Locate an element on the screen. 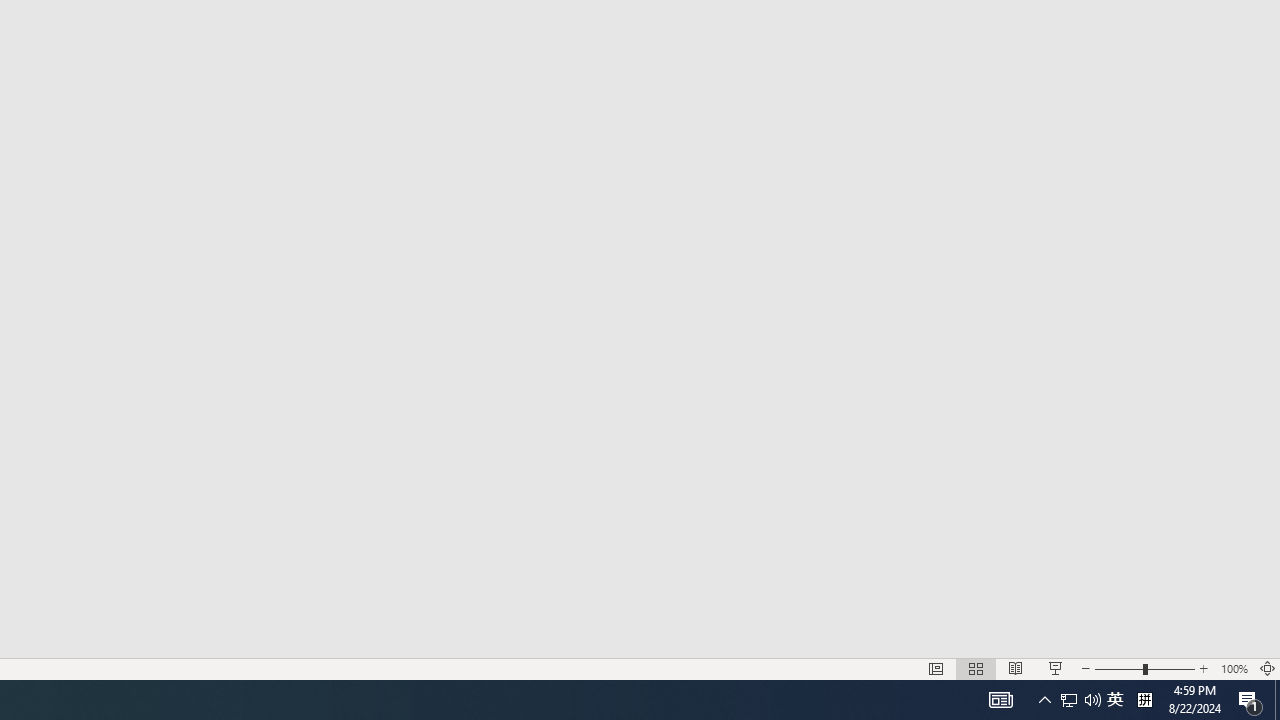  'Zoom 100%' is located at coordinates (1233, 669).